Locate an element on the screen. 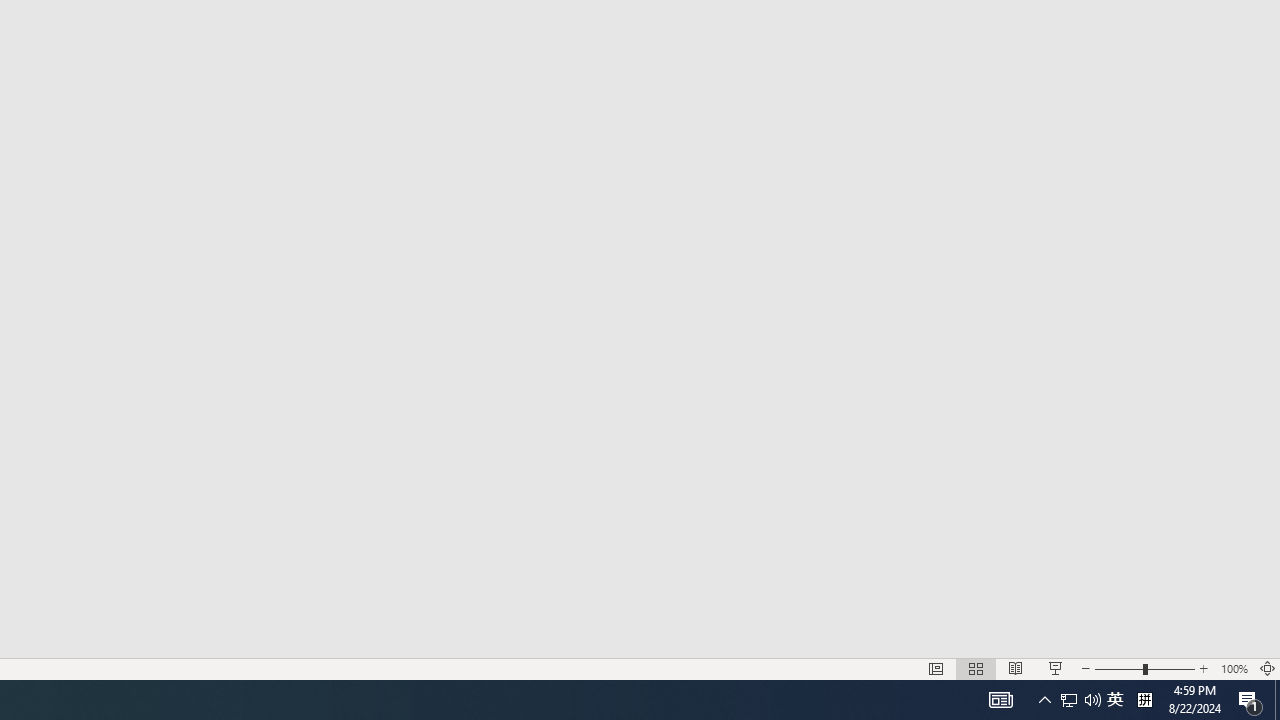  'Zoom 100%' is located at coordinates (1233, 669).